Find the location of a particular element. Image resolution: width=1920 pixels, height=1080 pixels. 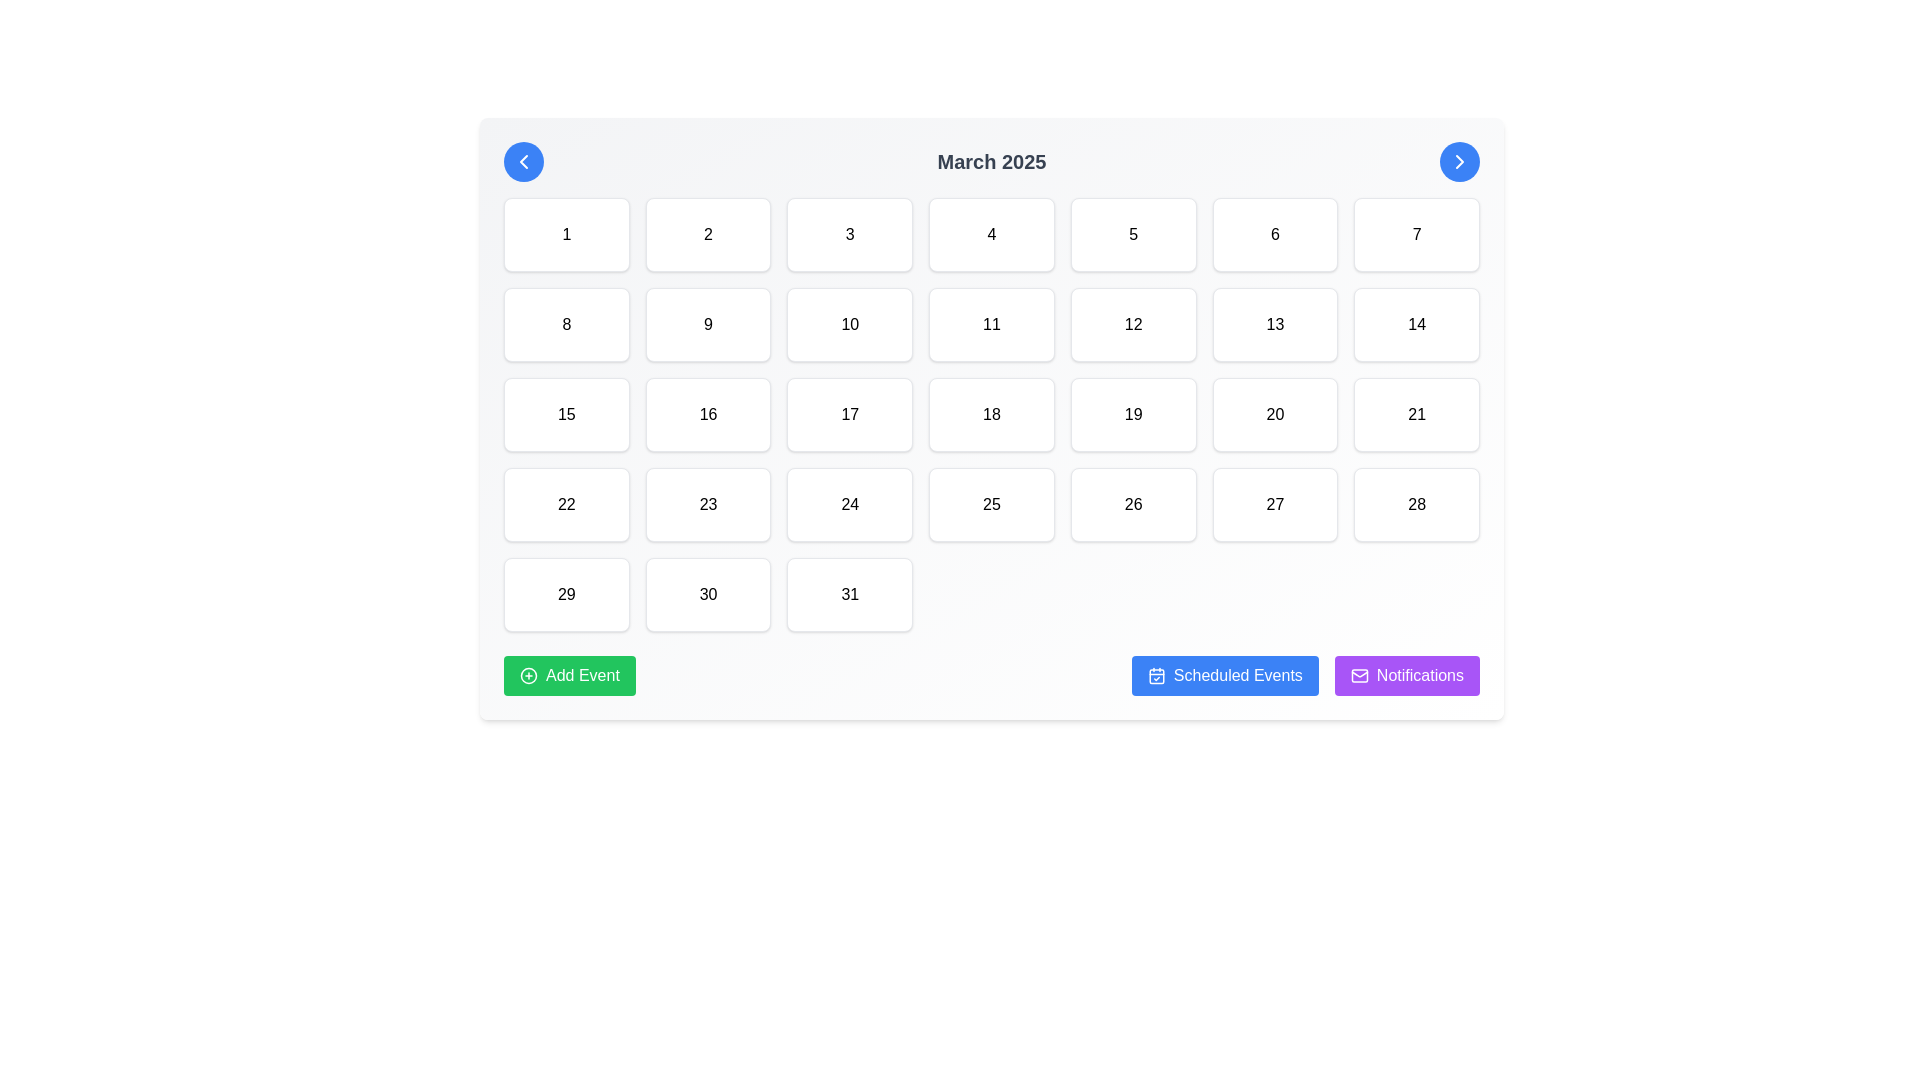

the Calendar date cell located at the beginning of the third row in a grid of 7 columns is located at coordinates (565, 414).